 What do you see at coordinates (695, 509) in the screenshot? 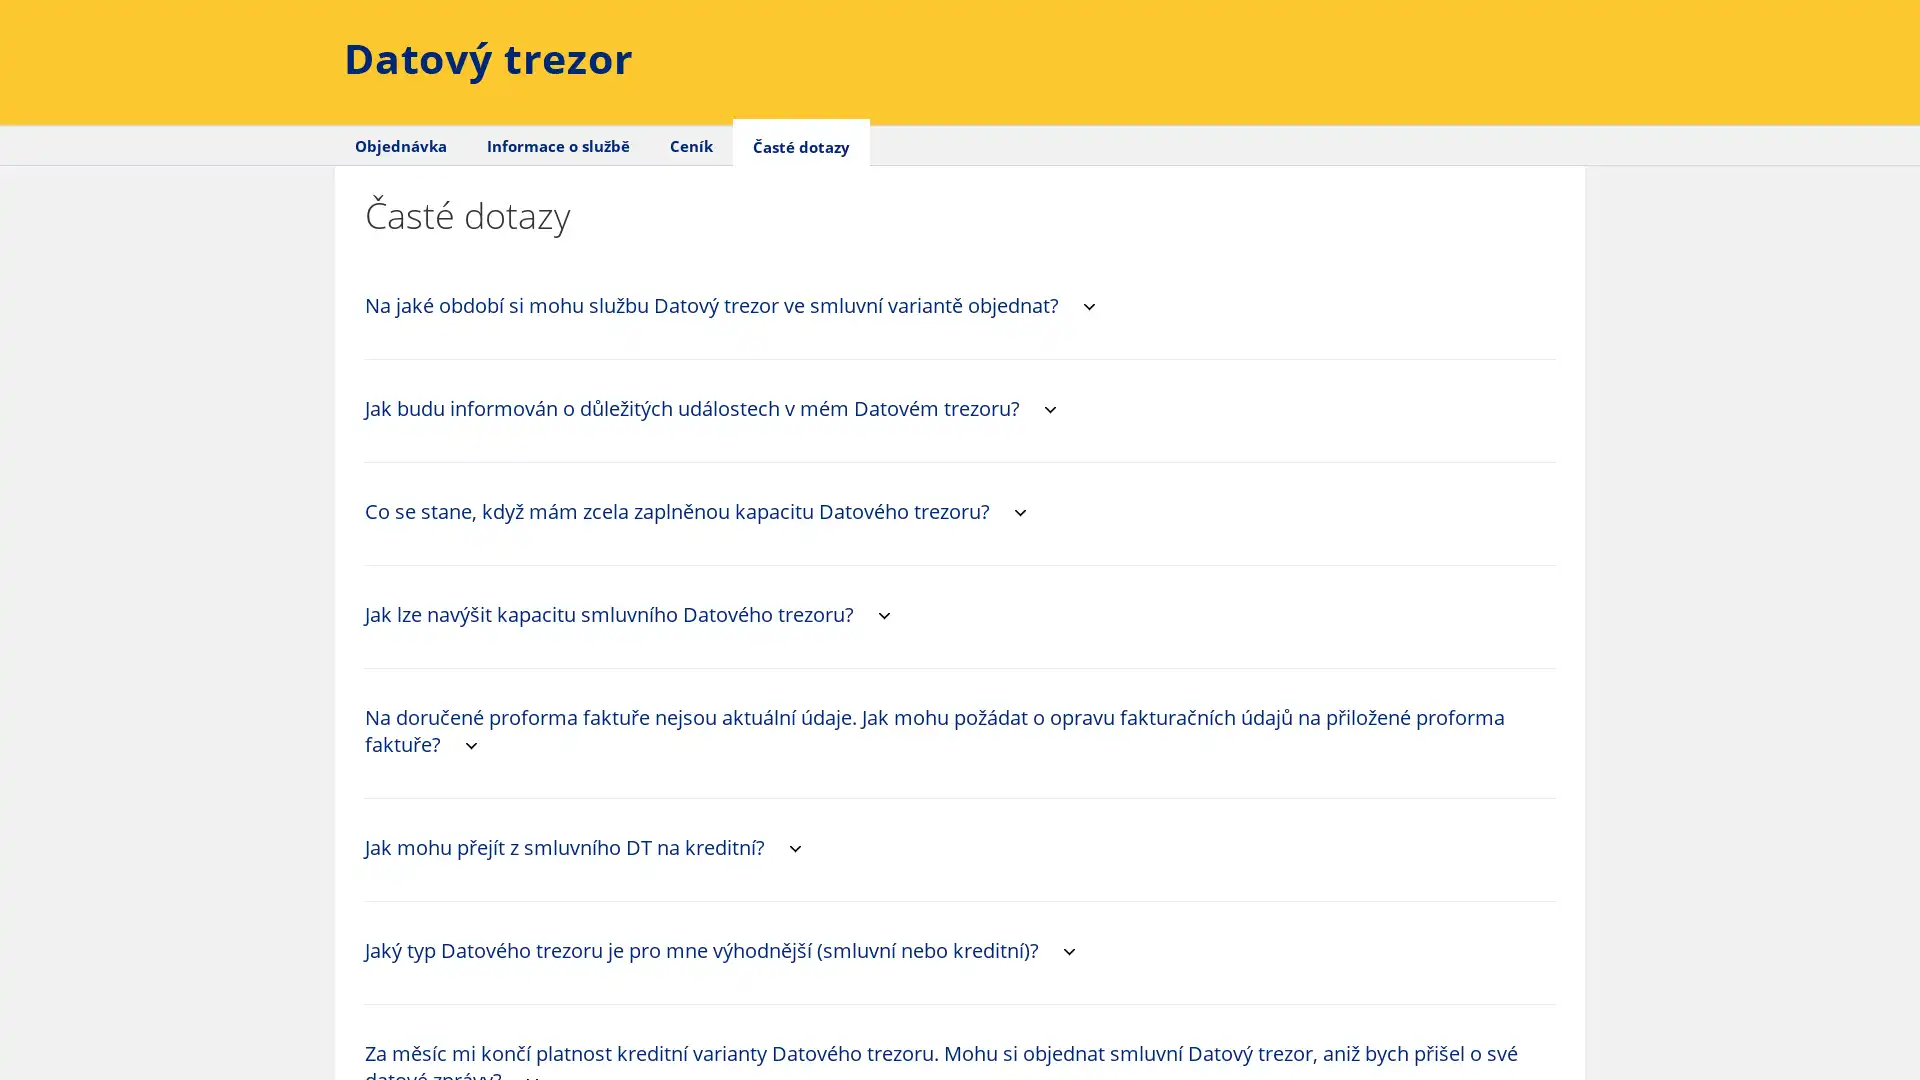
I see `Co se stane, kdyz mam zcela zaplnenou kapacitu Datoveho trezoru? collapse-arrow` at bounding box center [695, 509].